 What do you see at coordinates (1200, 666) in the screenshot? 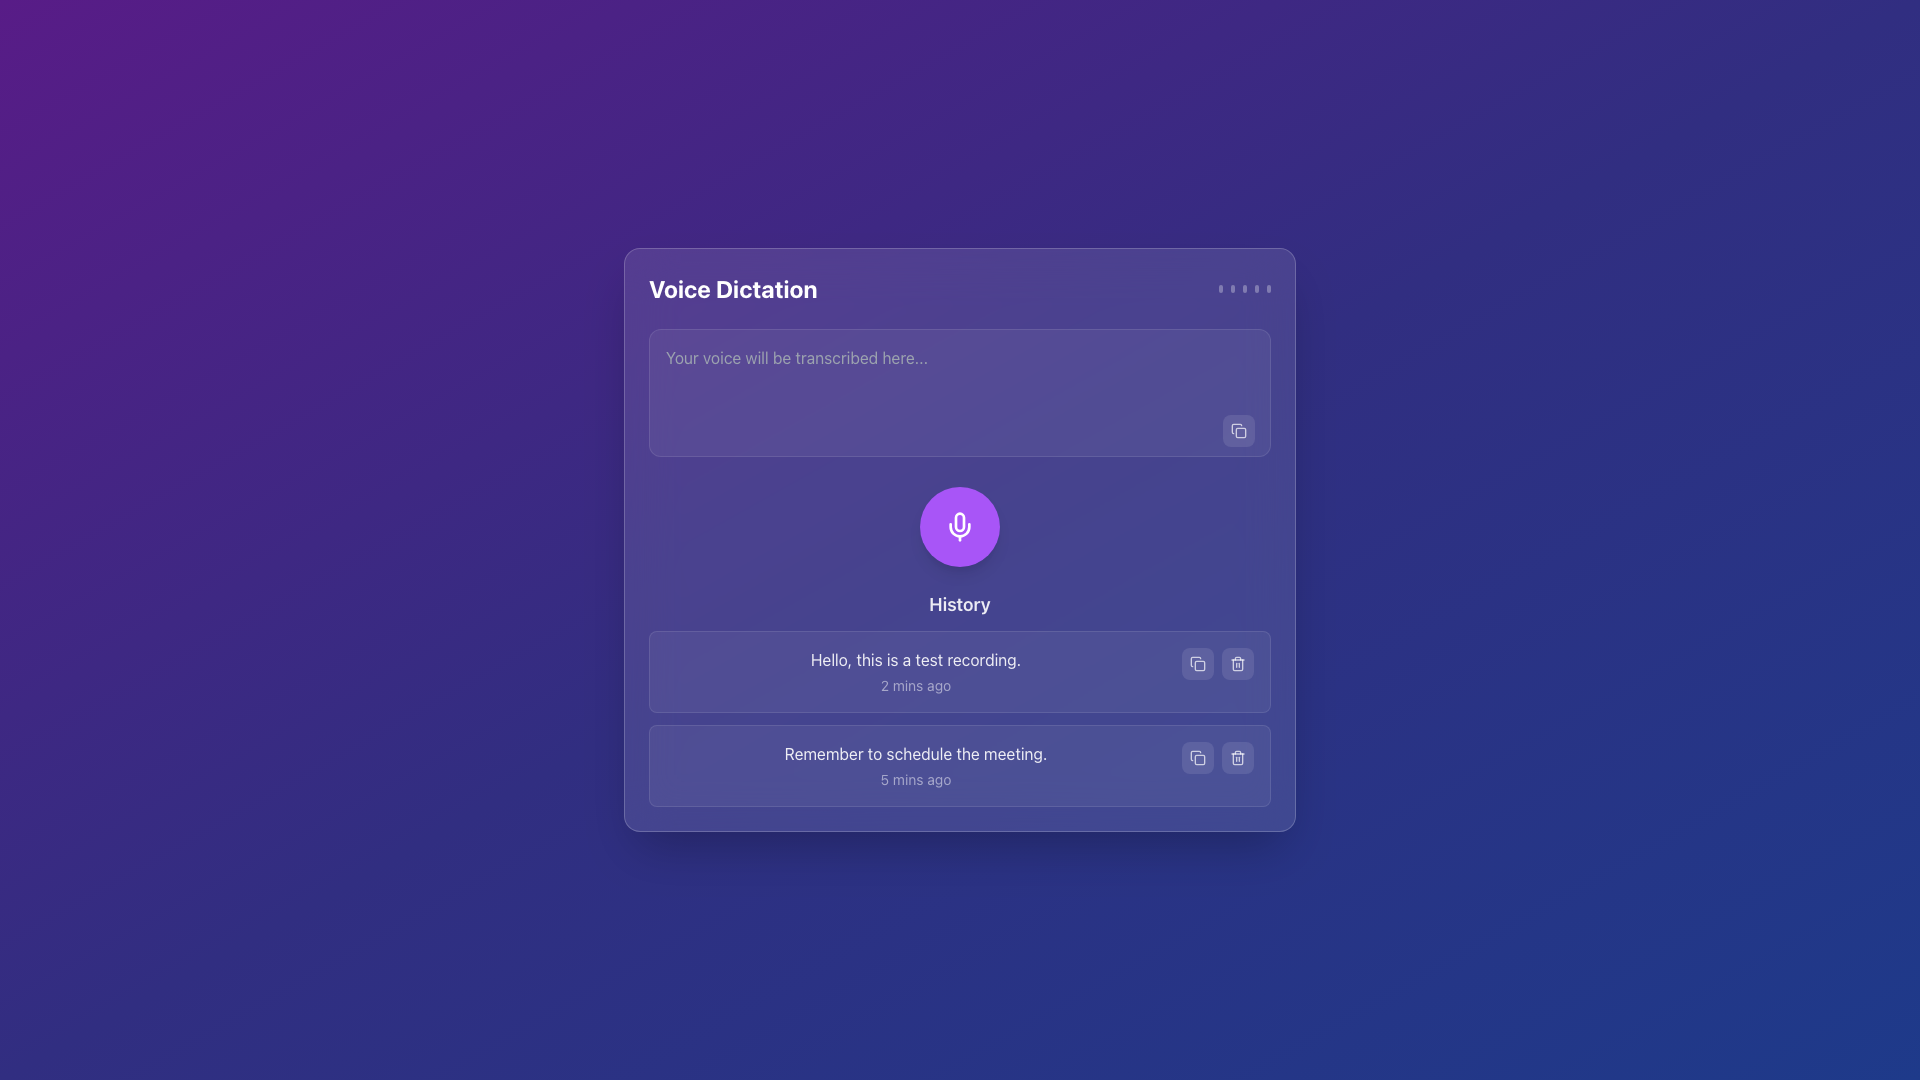
I see `the small graphical icon located at the far right of the second history entry in the main visible interface to enhance visual feedback or indicate a state` at bounding box center [1200, 666].